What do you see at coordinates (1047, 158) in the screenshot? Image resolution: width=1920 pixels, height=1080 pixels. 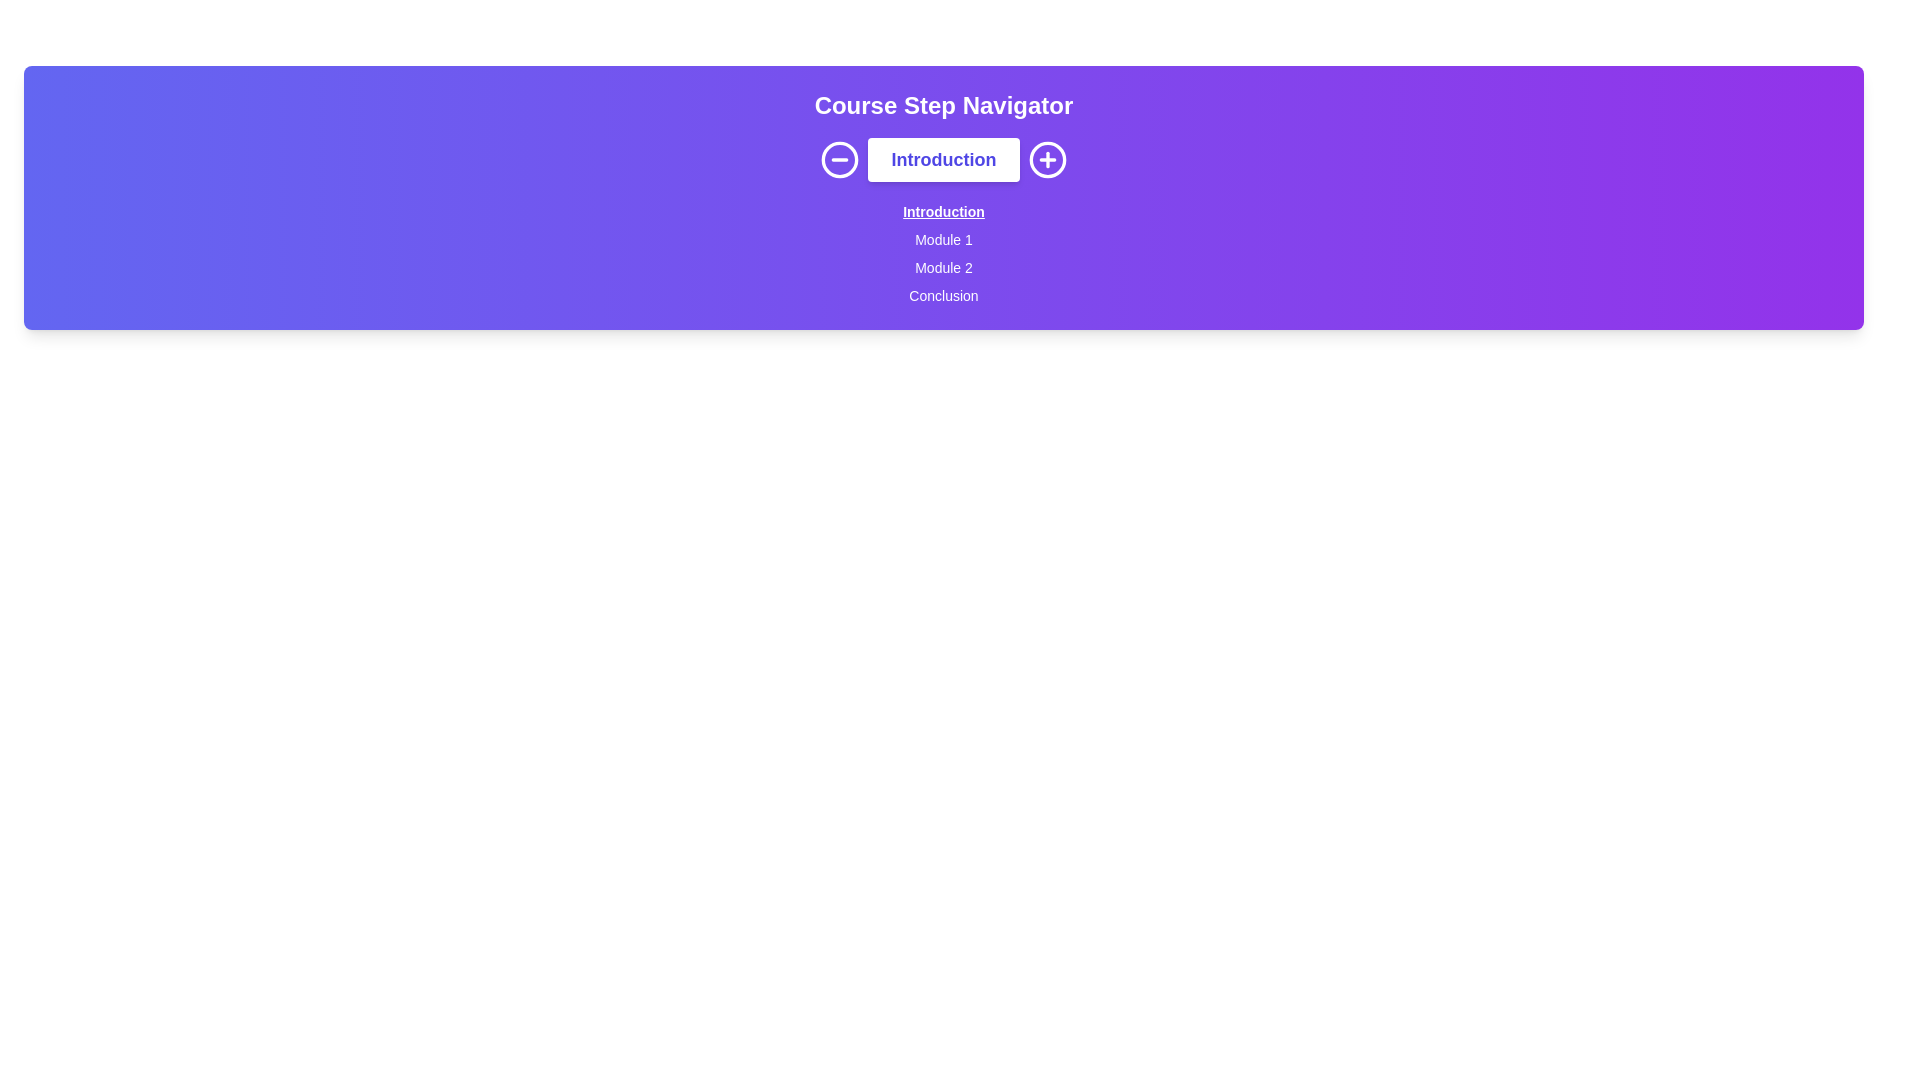 I see `the circular button with a white border and a centered white plus symbol` at bounding box center [1047, 158].